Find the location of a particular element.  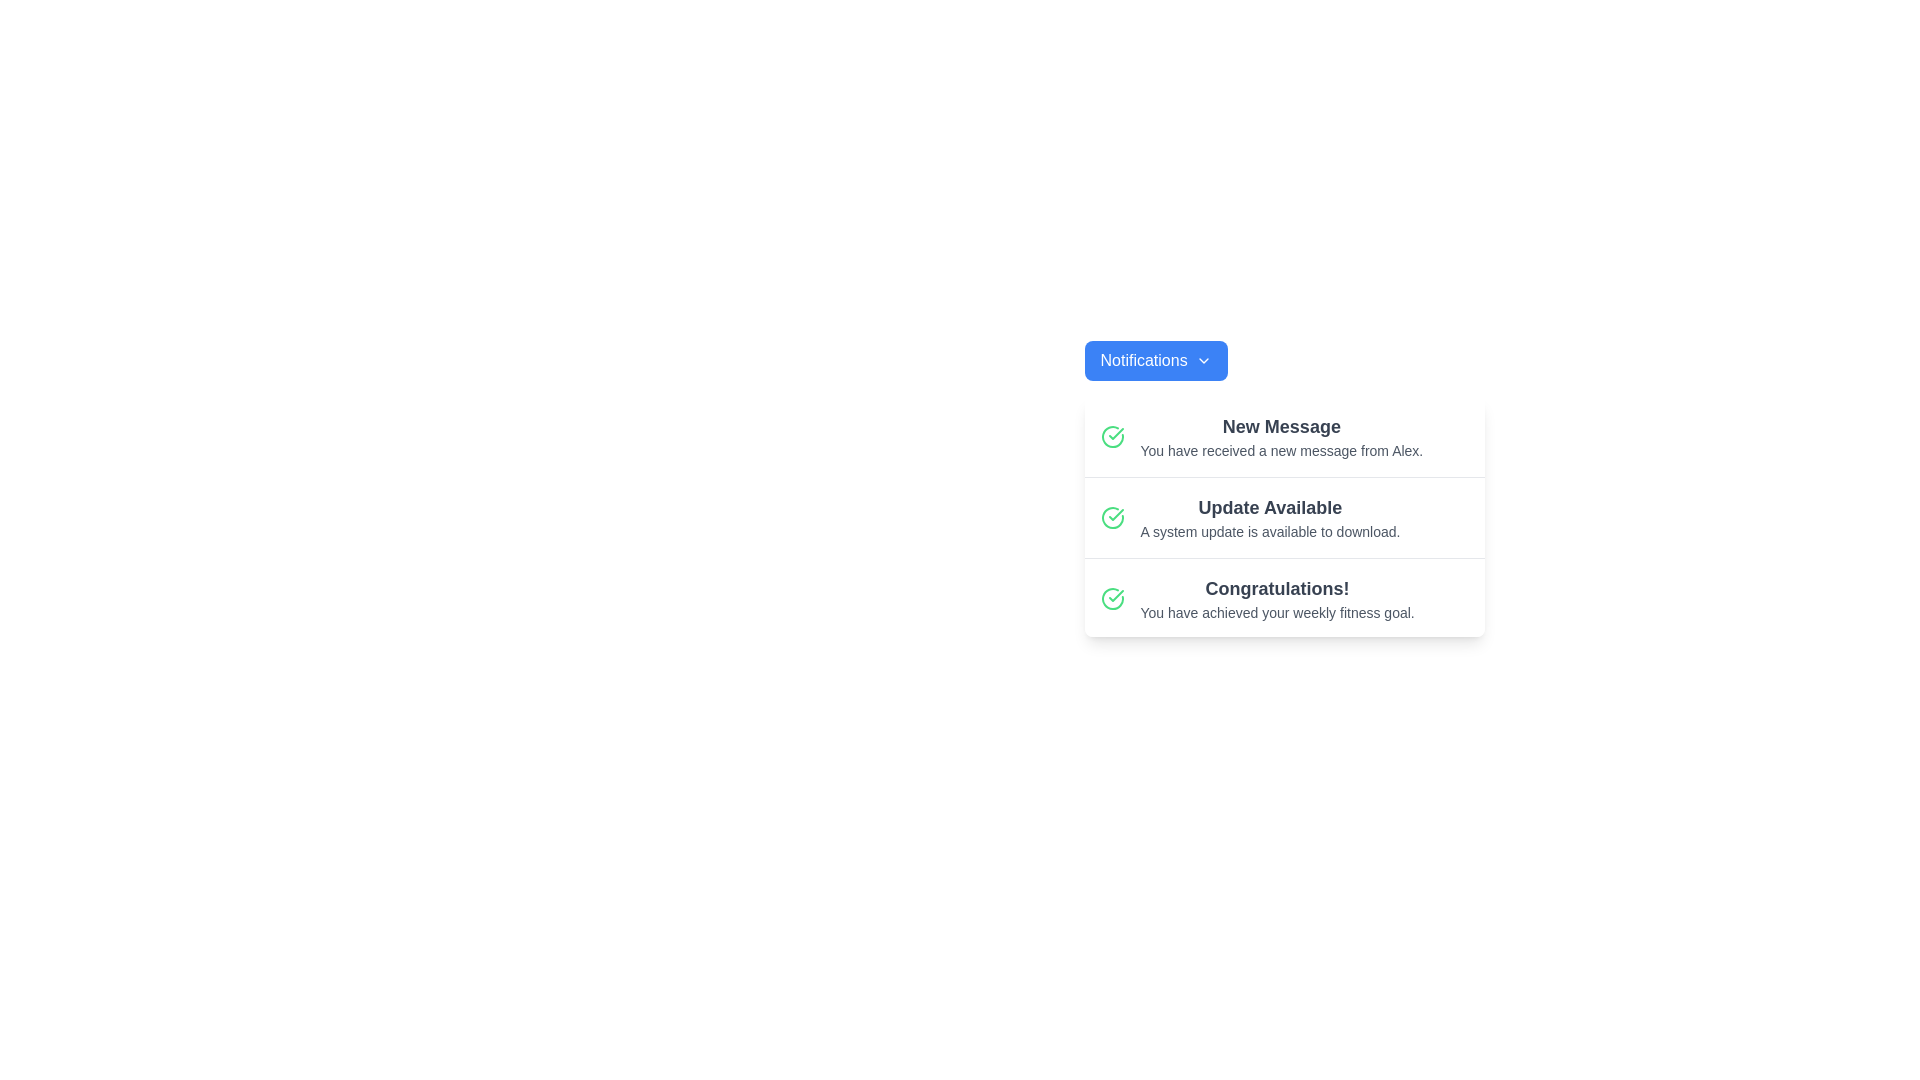

the circular green checkmark icon indicating confirmation, located to the left of the 'Update Available' notification is located at coordinates (1111, 516).